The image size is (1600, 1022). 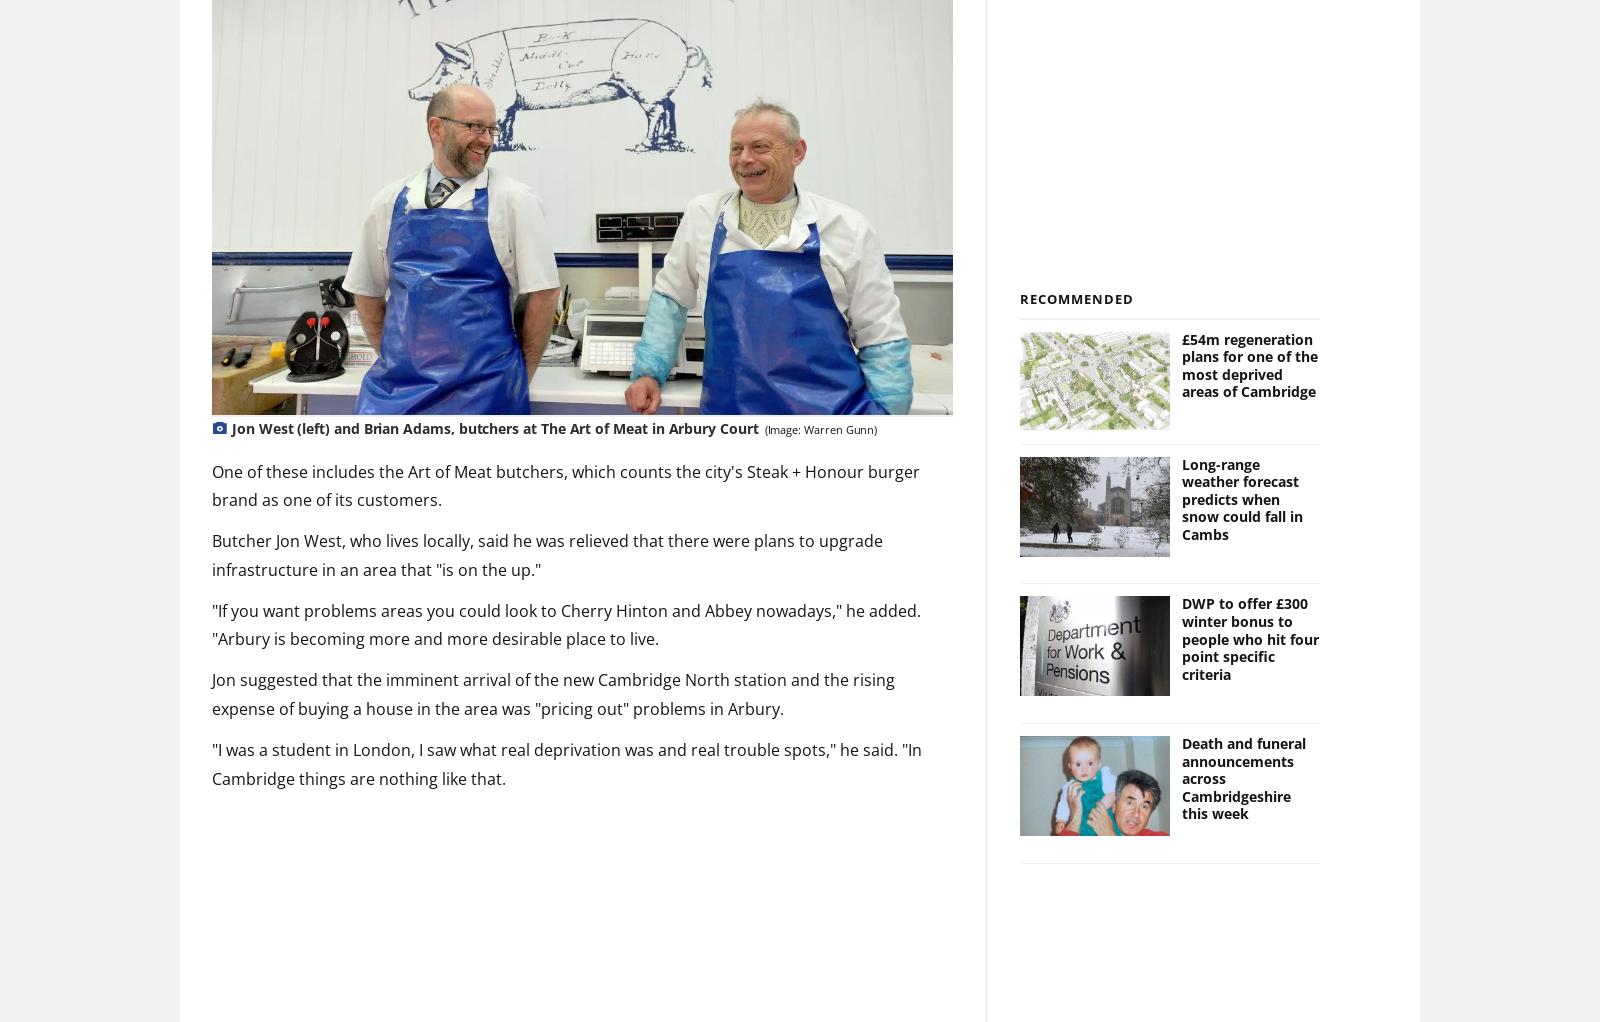 I want to click on '(Image: Warren Gunn)', so click(x=819, y=429).